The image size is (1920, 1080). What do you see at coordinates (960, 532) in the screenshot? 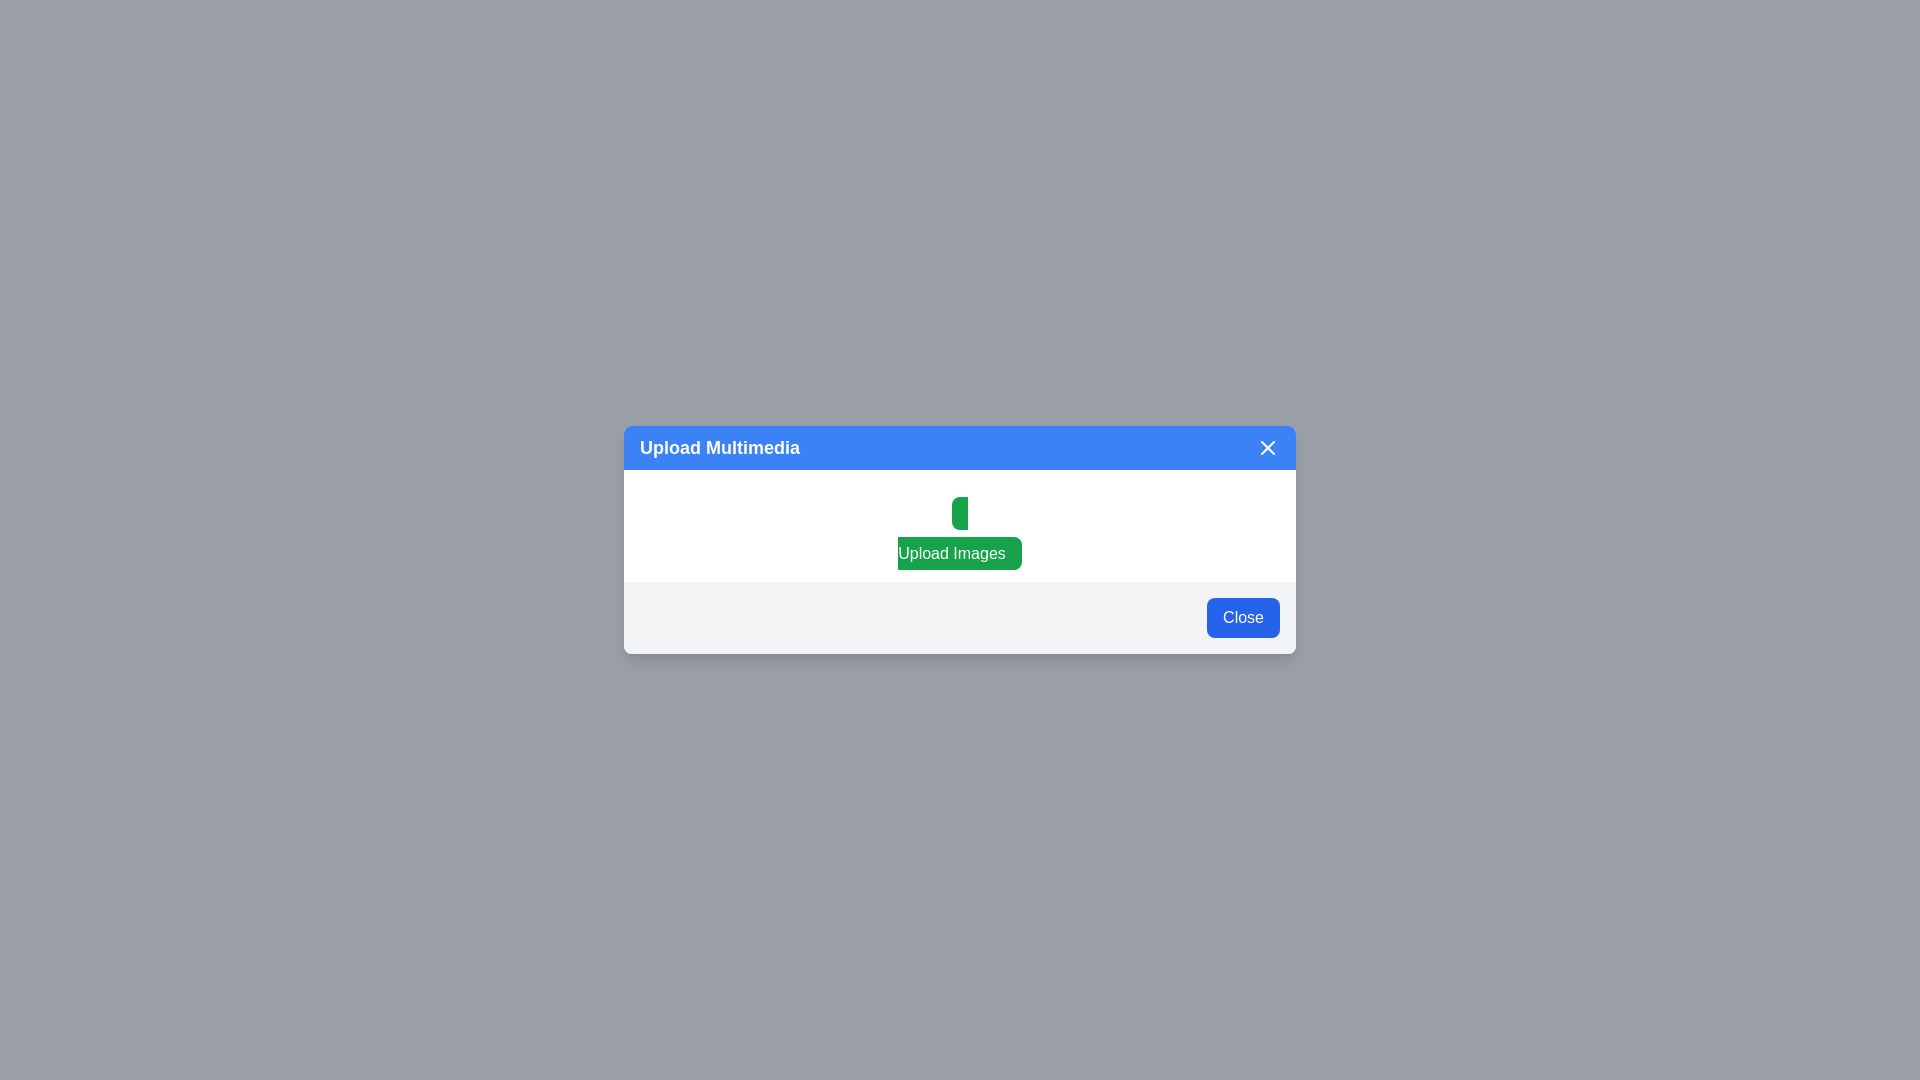
I see `the button in the 'Upload Multimedia' modal dialog` at bounding box center [960, 532].